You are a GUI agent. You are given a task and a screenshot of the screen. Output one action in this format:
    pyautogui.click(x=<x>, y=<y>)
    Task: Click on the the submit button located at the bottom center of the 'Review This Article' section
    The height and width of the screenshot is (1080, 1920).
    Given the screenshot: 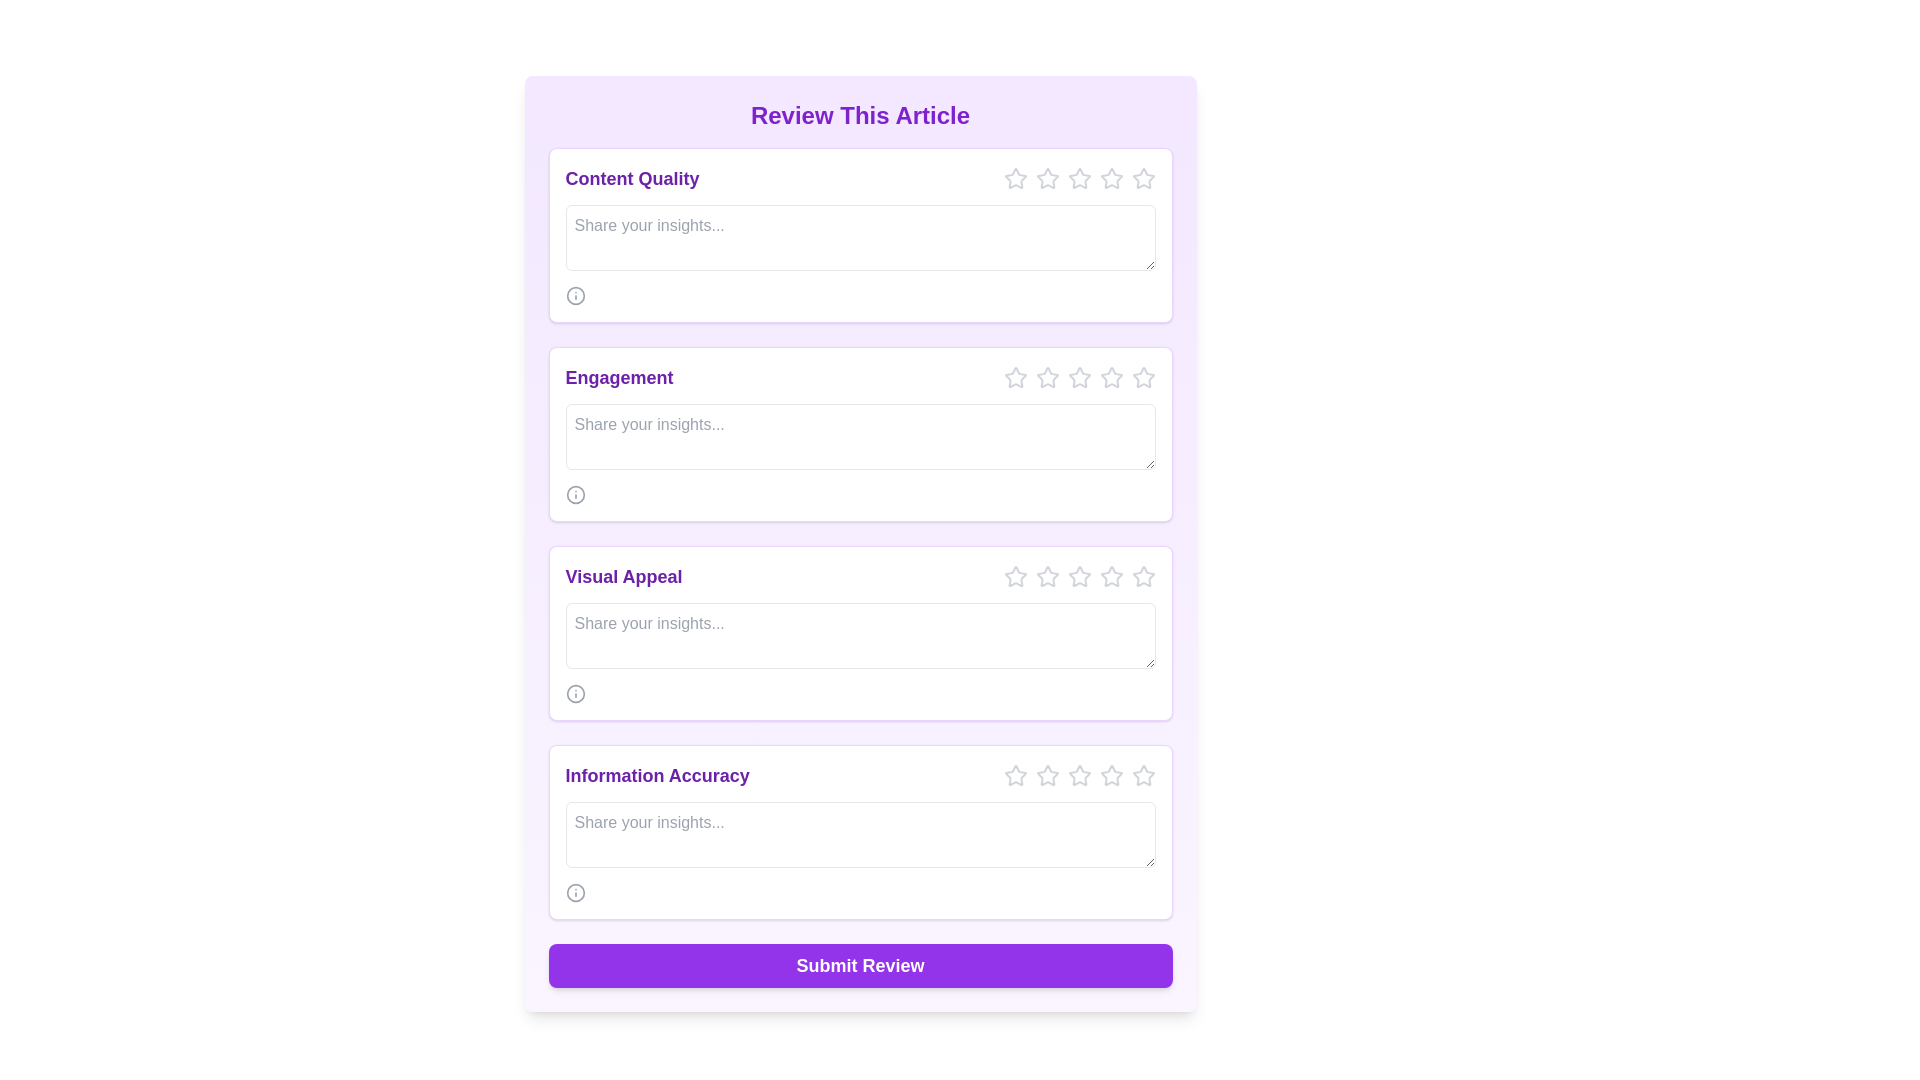 What is the action you would take?
    pyautogui.click(x=860, y=964)
    